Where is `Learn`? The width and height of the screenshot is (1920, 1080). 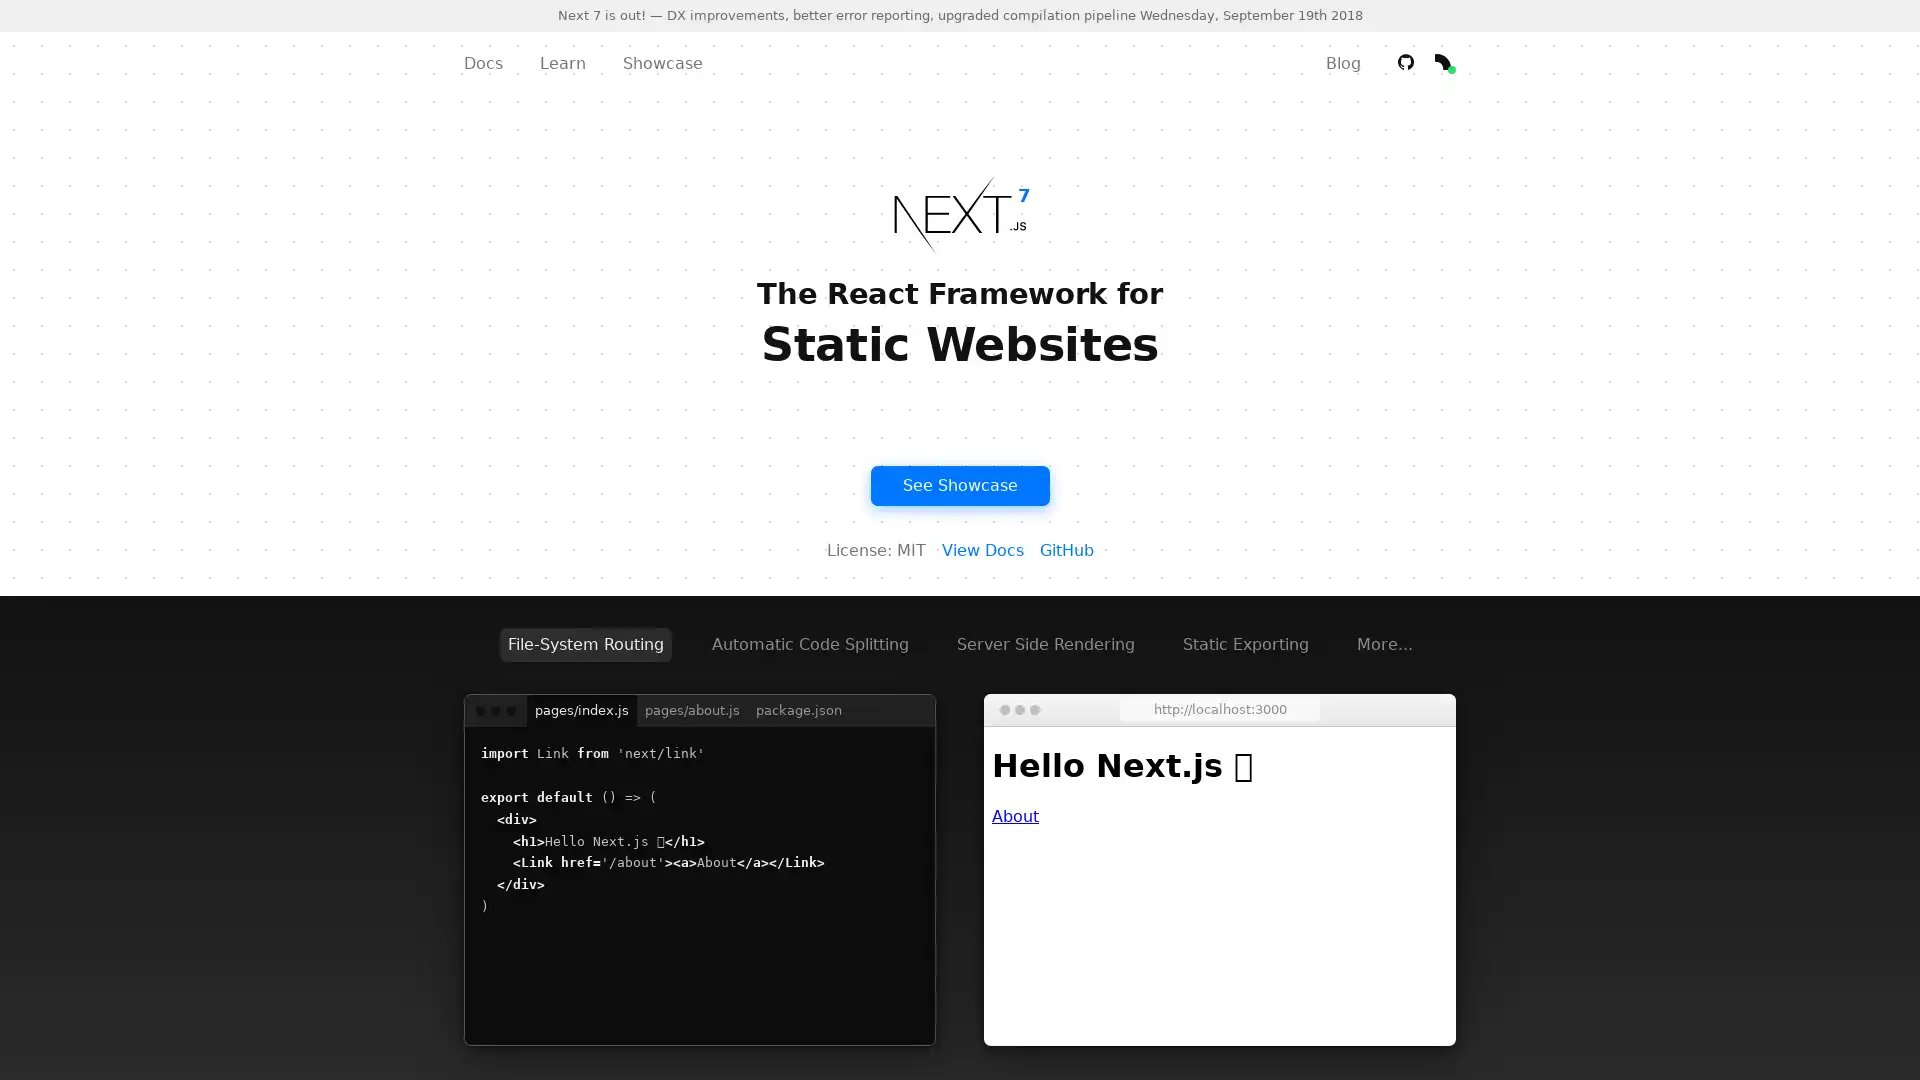 Learn is located at coordinates (561, 62).